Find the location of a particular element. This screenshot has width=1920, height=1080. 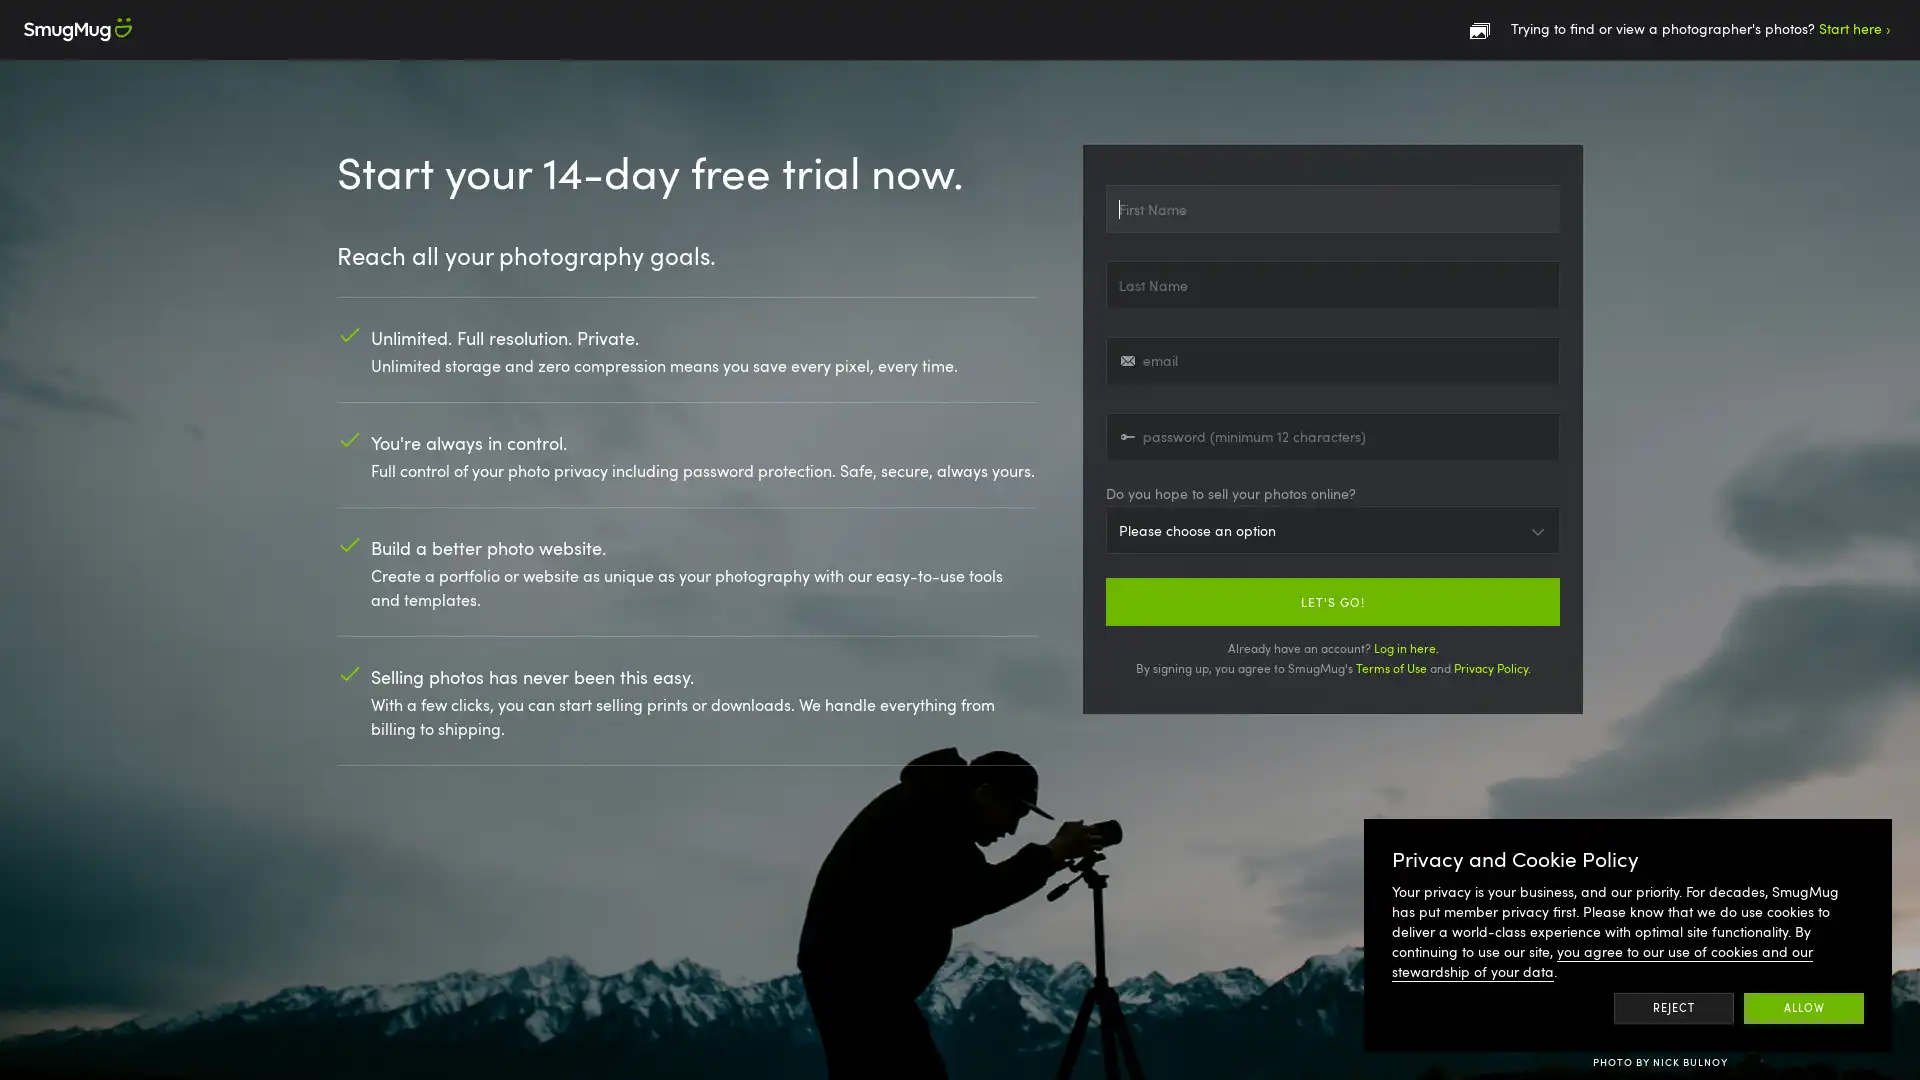

REJECT is located at coordinates (1673, 1007).